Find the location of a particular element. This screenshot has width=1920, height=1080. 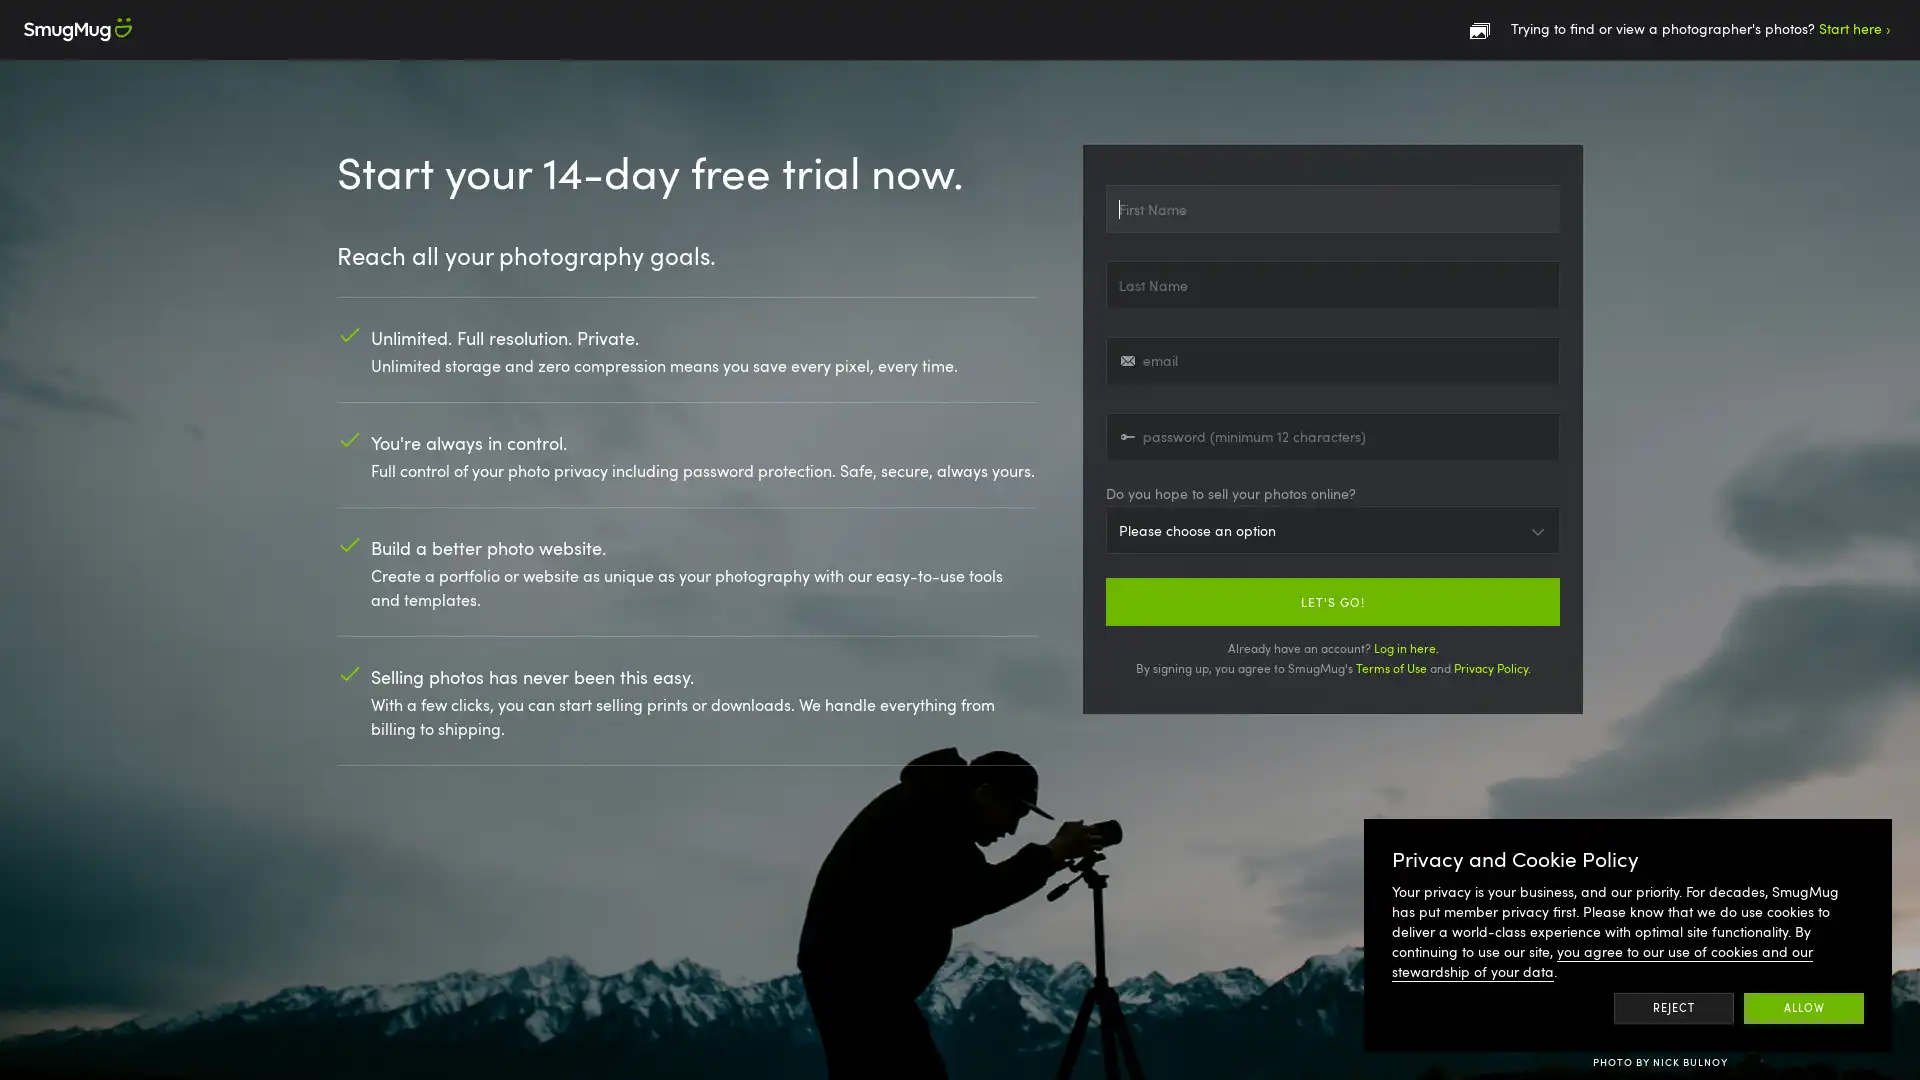

REJECT is located at coordinates (1673, 1007).